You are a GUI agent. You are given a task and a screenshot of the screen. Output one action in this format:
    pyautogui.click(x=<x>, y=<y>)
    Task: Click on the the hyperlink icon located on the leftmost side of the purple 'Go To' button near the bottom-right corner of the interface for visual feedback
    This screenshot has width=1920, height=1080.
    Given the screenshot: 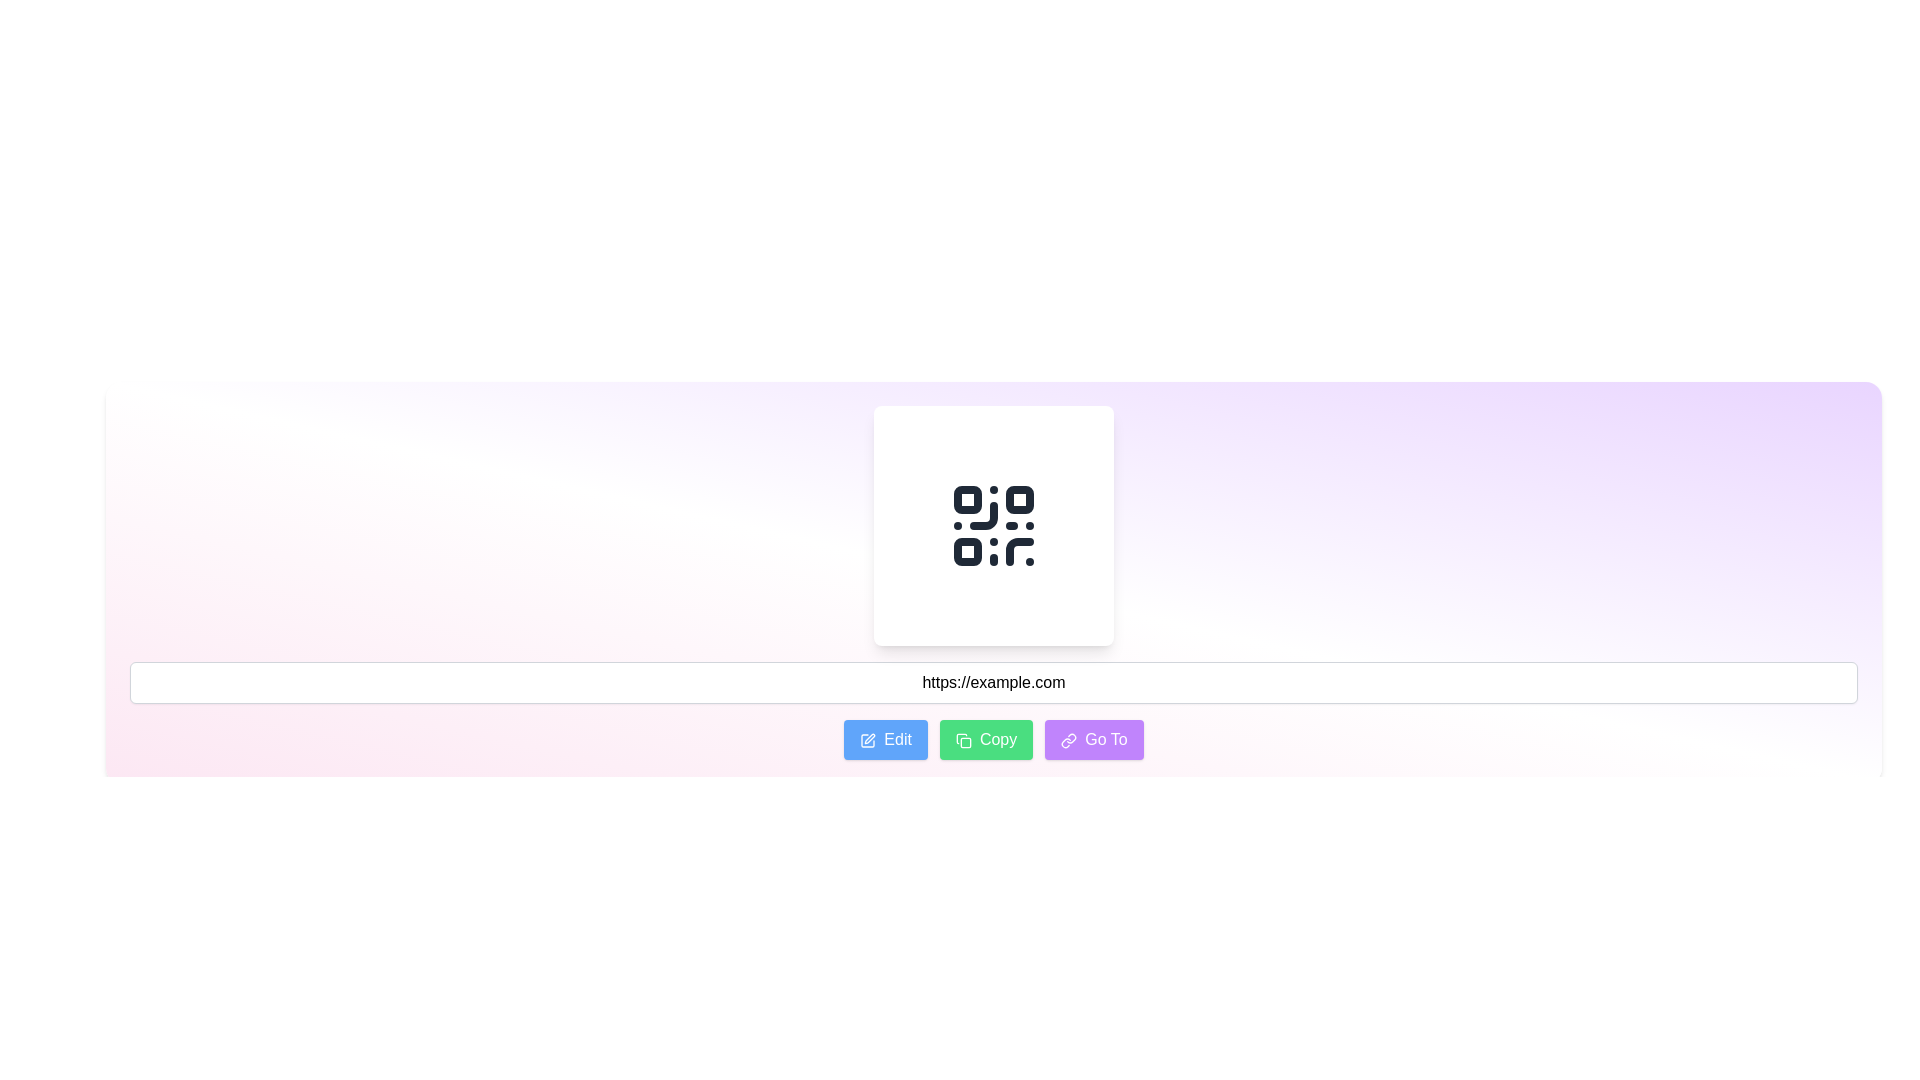 What is the action you would take?
    pyautogui.click(x=1068, y=740)
    